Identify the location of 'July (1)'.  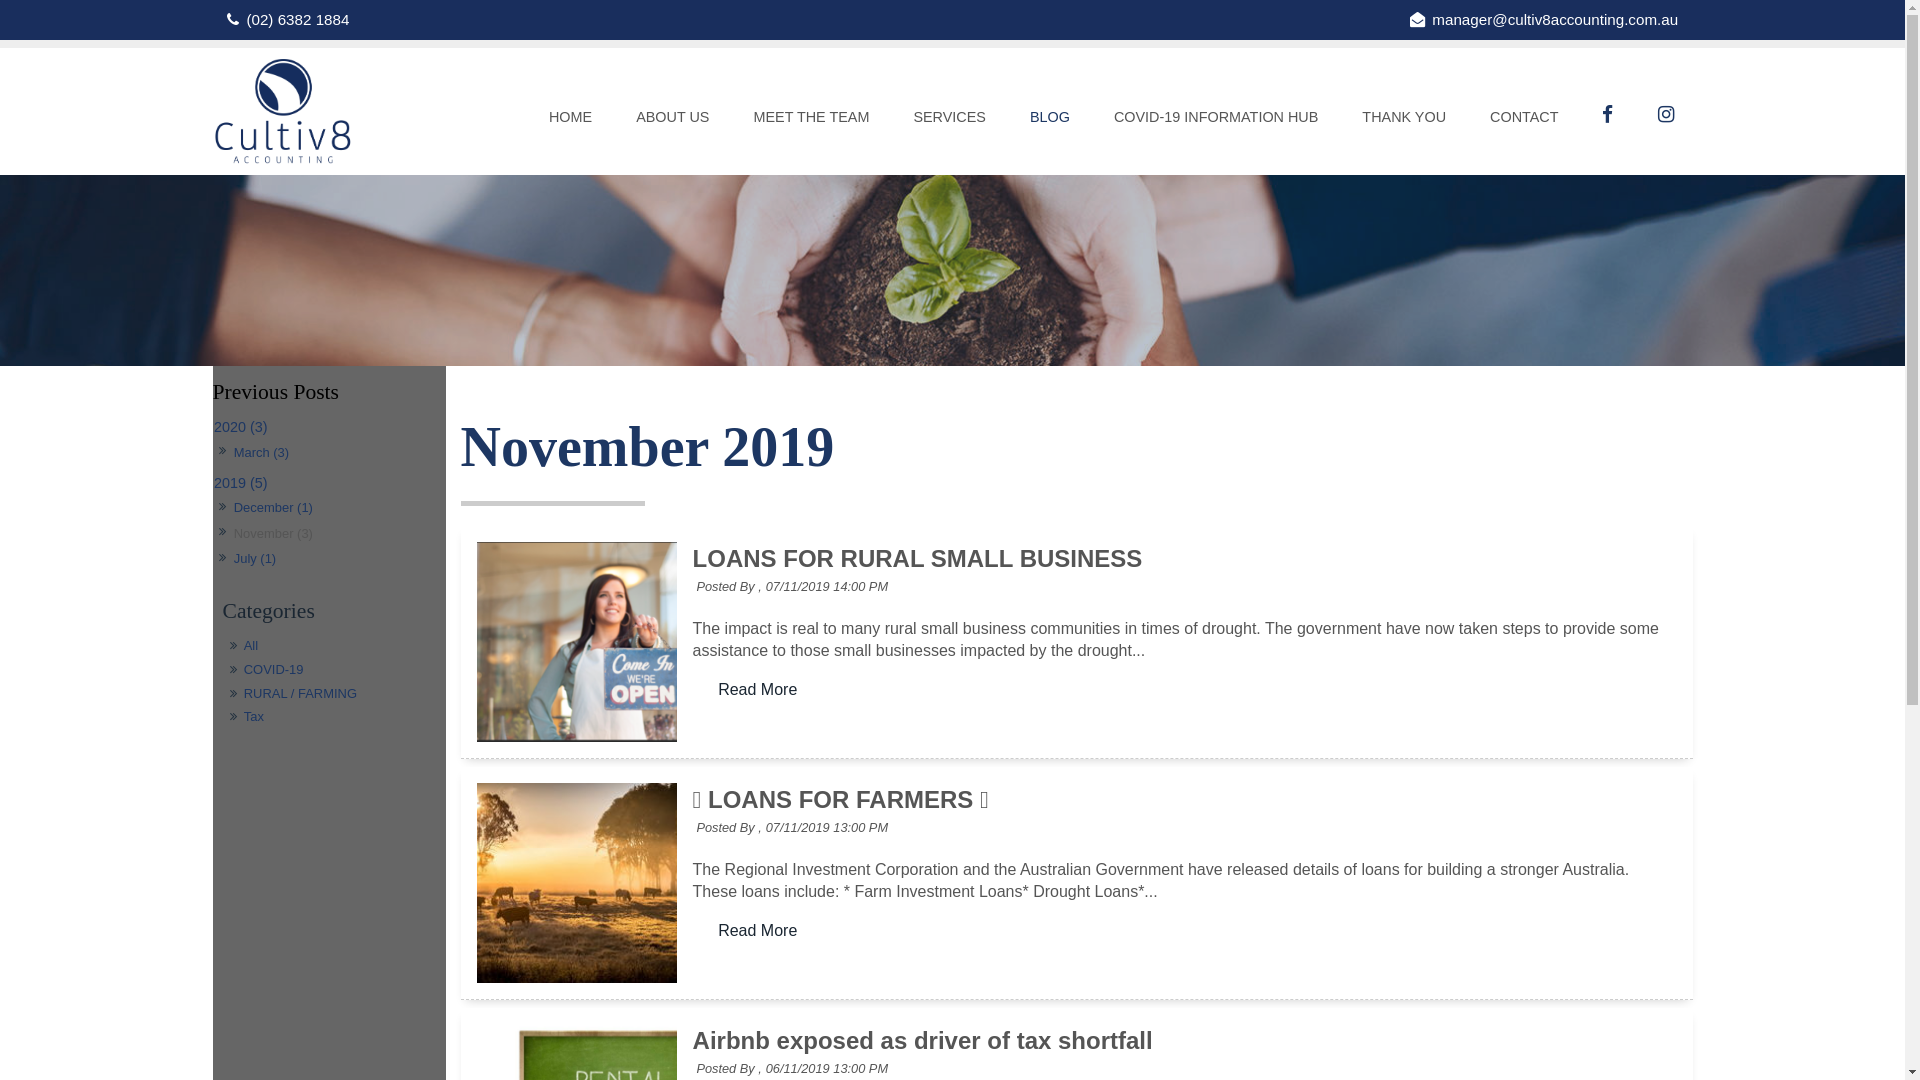
(253, 559).